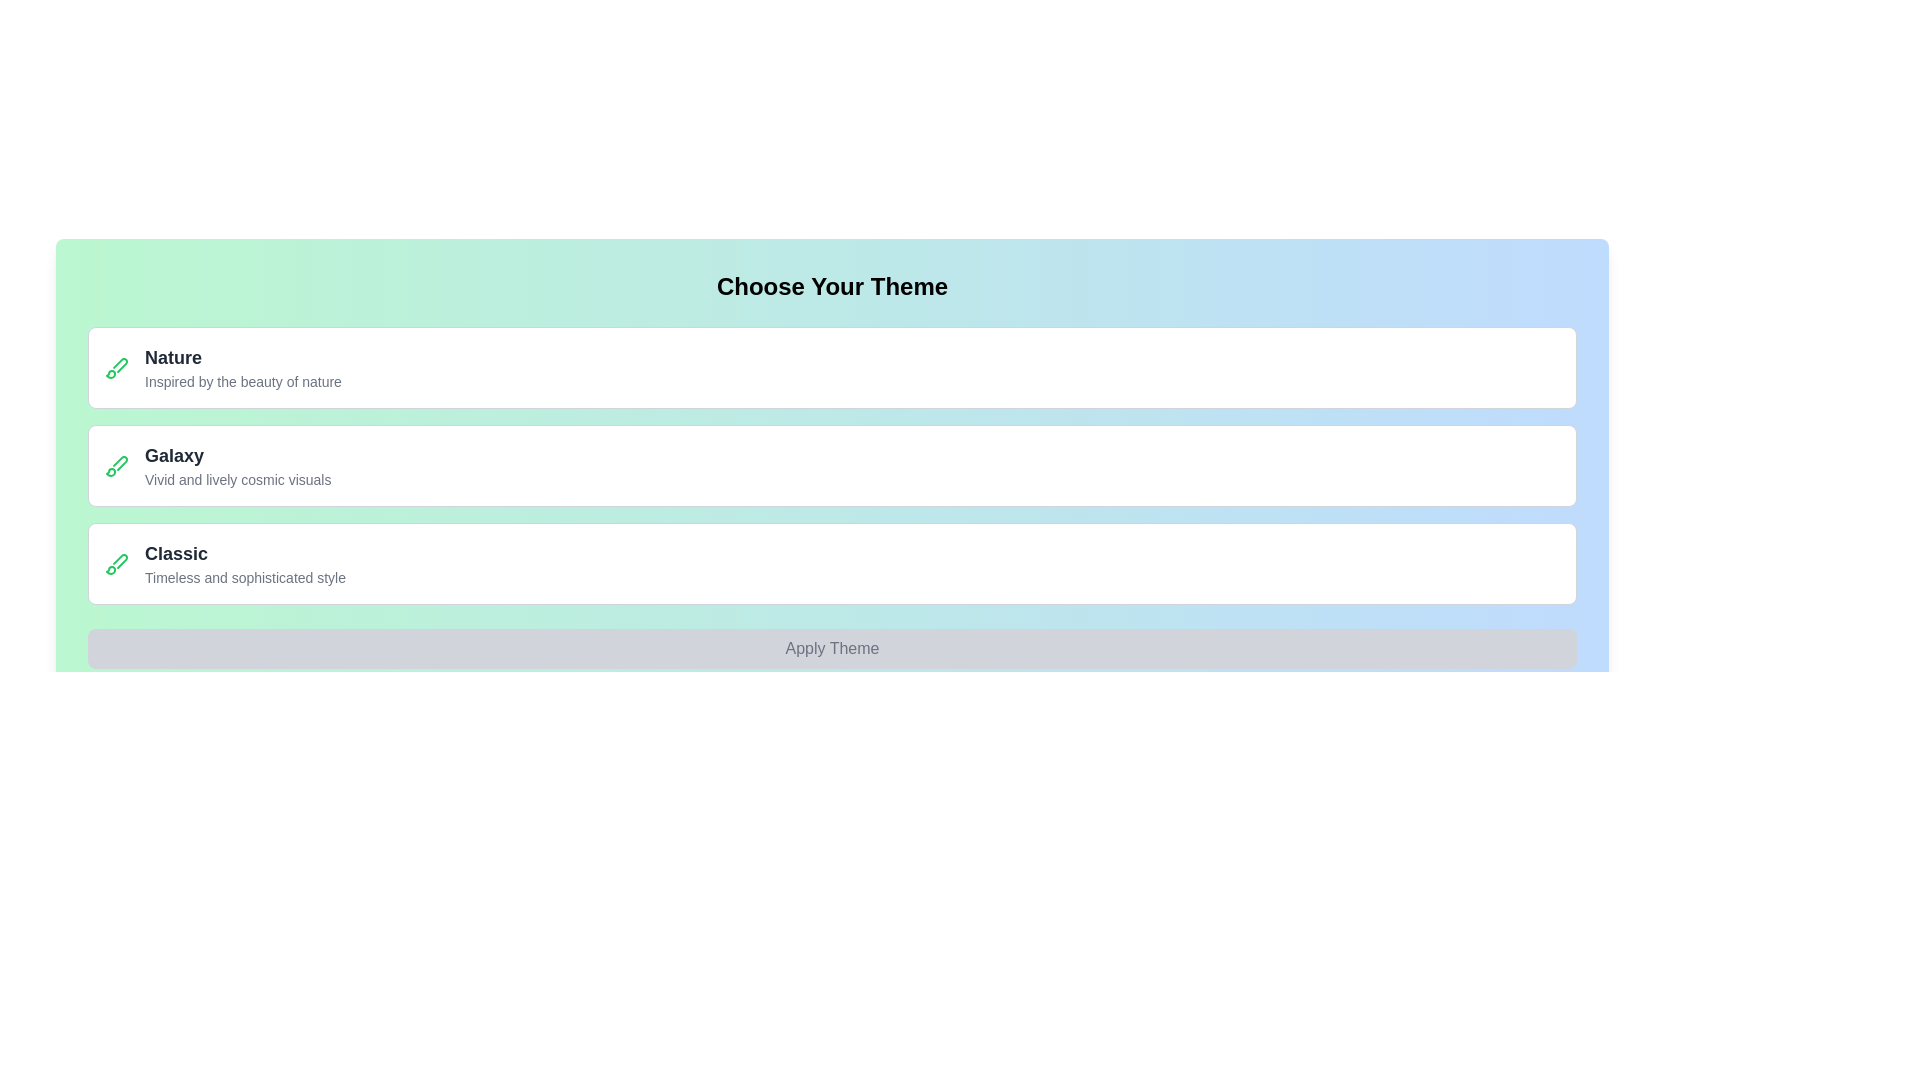 Image resolution: width=1920 pixels, height=1080 pixels. Describe the element at coordinates (115, 563) in the screenshot. I see `the decorative icon on the left side of the 'Classic' option, which signifies the theme's artistic aspect` at that location.